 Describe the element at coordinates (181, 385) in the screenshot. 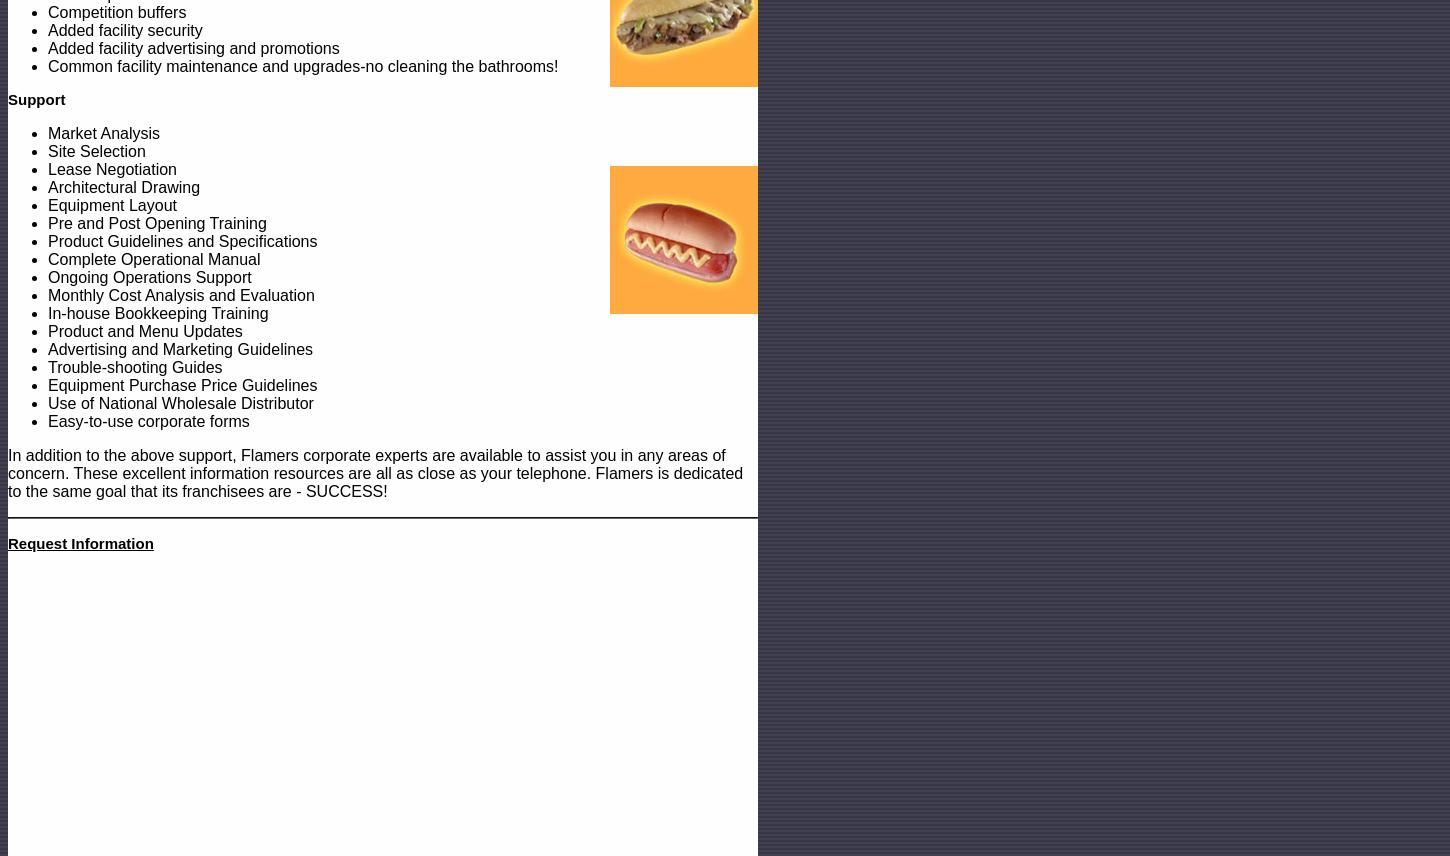

I see `'Equipment Purchase Price Guidelines'` at that location.